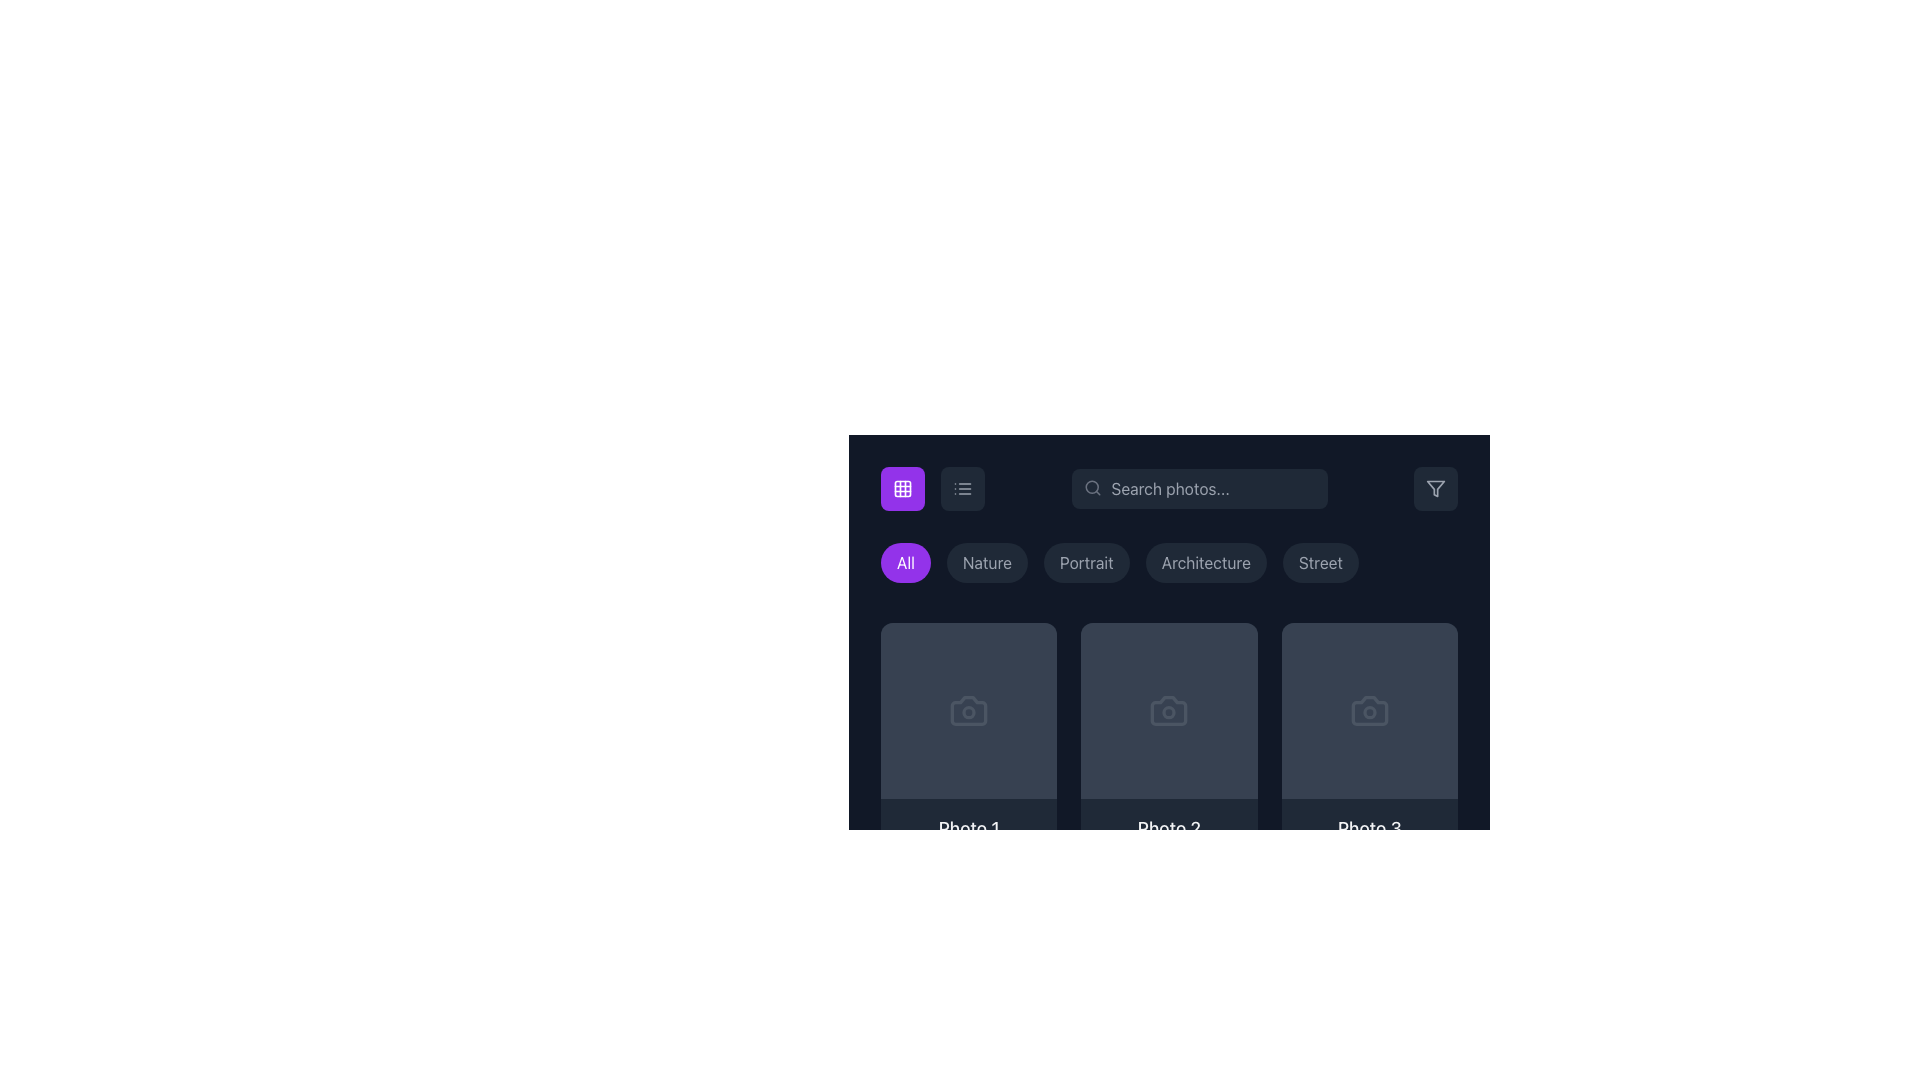 The image size is (1920, 1080). I want to click on the 'Architecture' button, a rounded rectangular button with a dark gray background and light gray text, to filter content, so click(1205, 563).